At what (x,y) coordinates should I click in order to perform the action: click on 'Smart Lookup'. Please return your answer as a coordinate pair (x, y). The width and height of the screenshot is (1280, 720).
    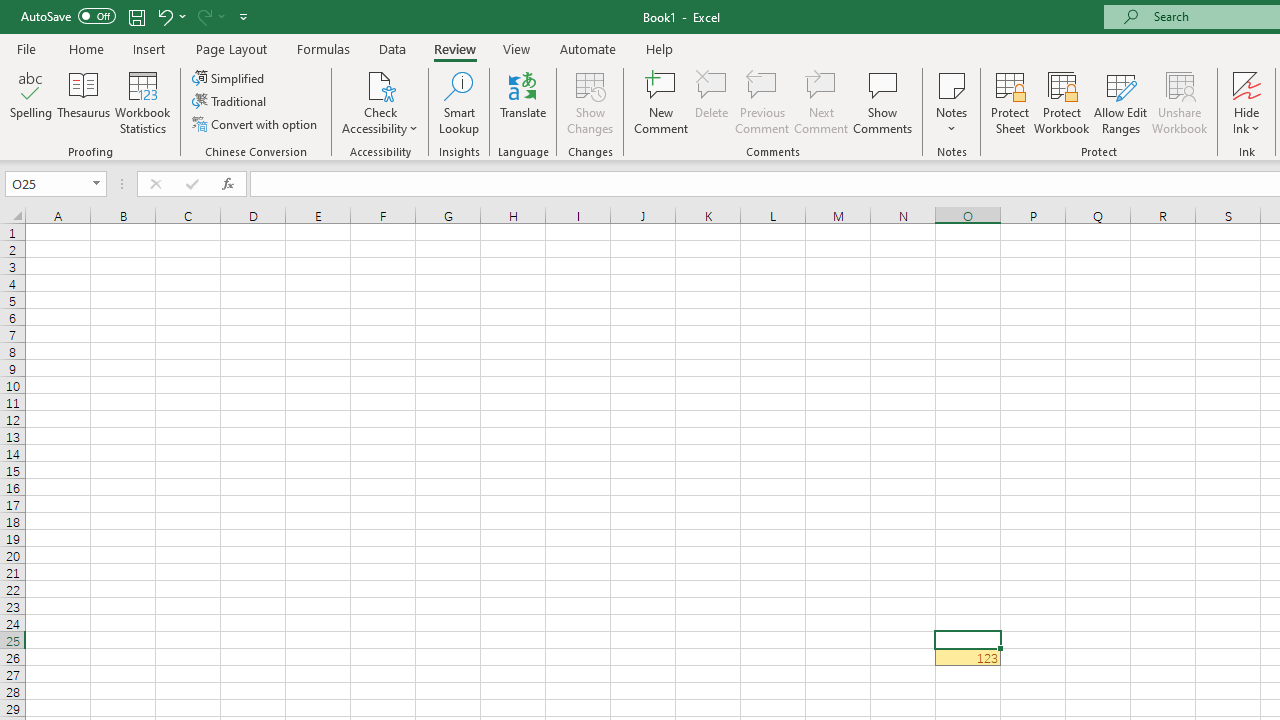
    Looking at the image, I should click on (458, 103).